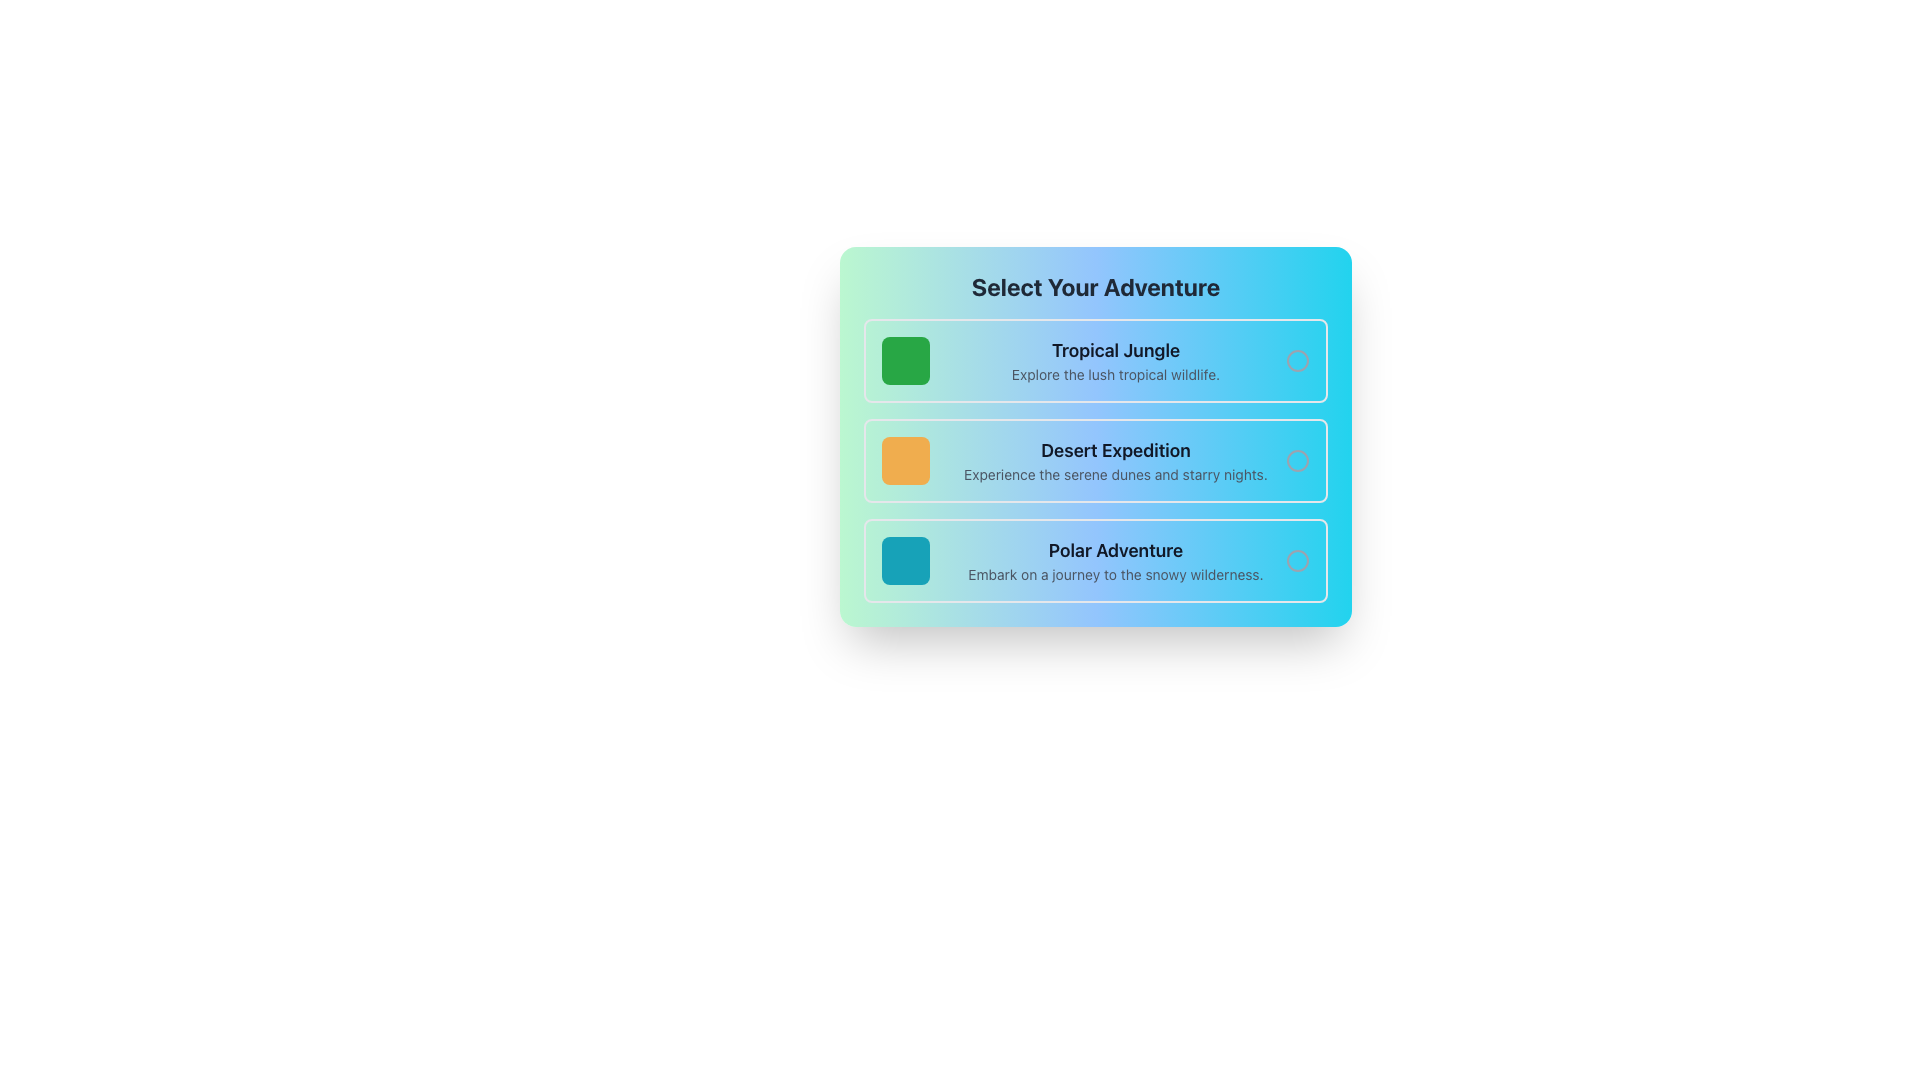 This screenshot has width=1920, height=1080. Describe the element at coordinates (1115, 350) in the screenshot. I see `bold text label saying 'Tropical Jungle' which is prominently displayed as the first option in a vertical selection interface` at that location.